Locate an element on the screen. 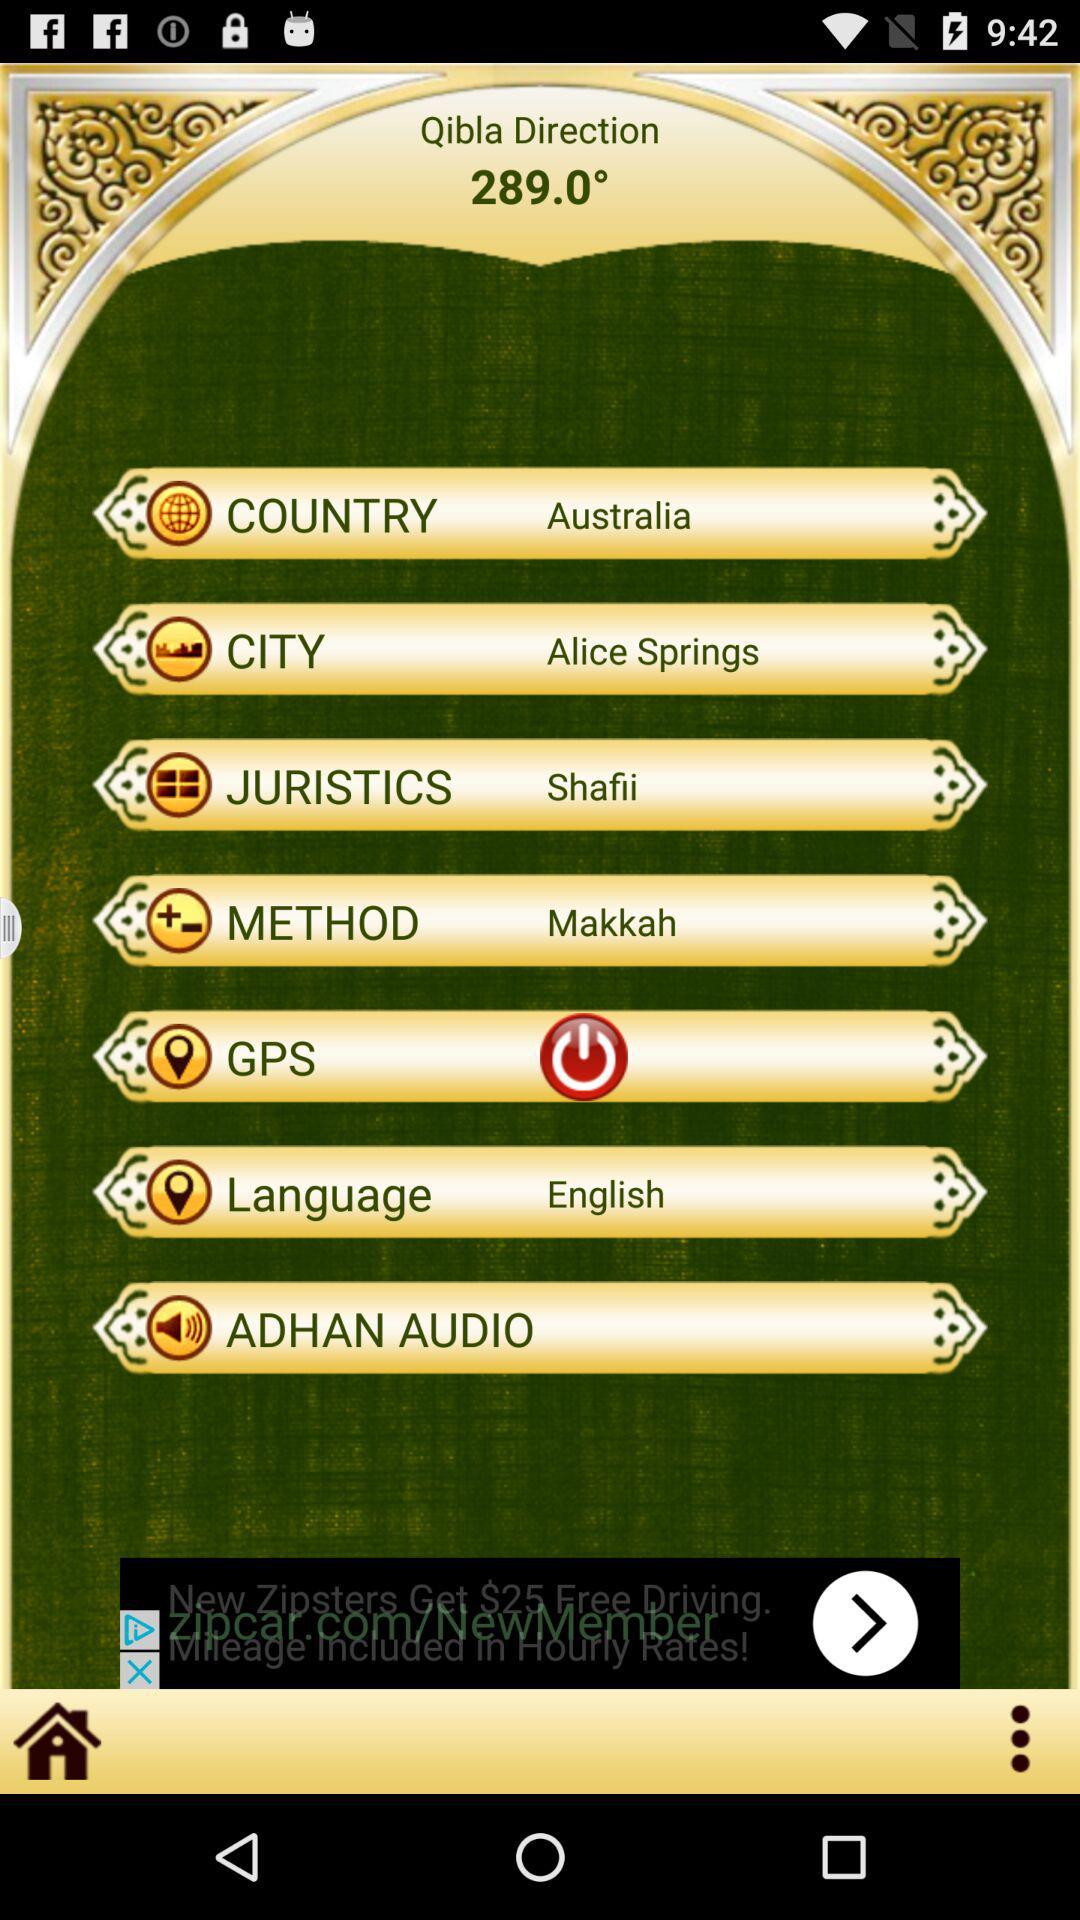 The width and height of the screenshot is (1080, 1920). the tab below text language is located at coordinates (540, 1329).